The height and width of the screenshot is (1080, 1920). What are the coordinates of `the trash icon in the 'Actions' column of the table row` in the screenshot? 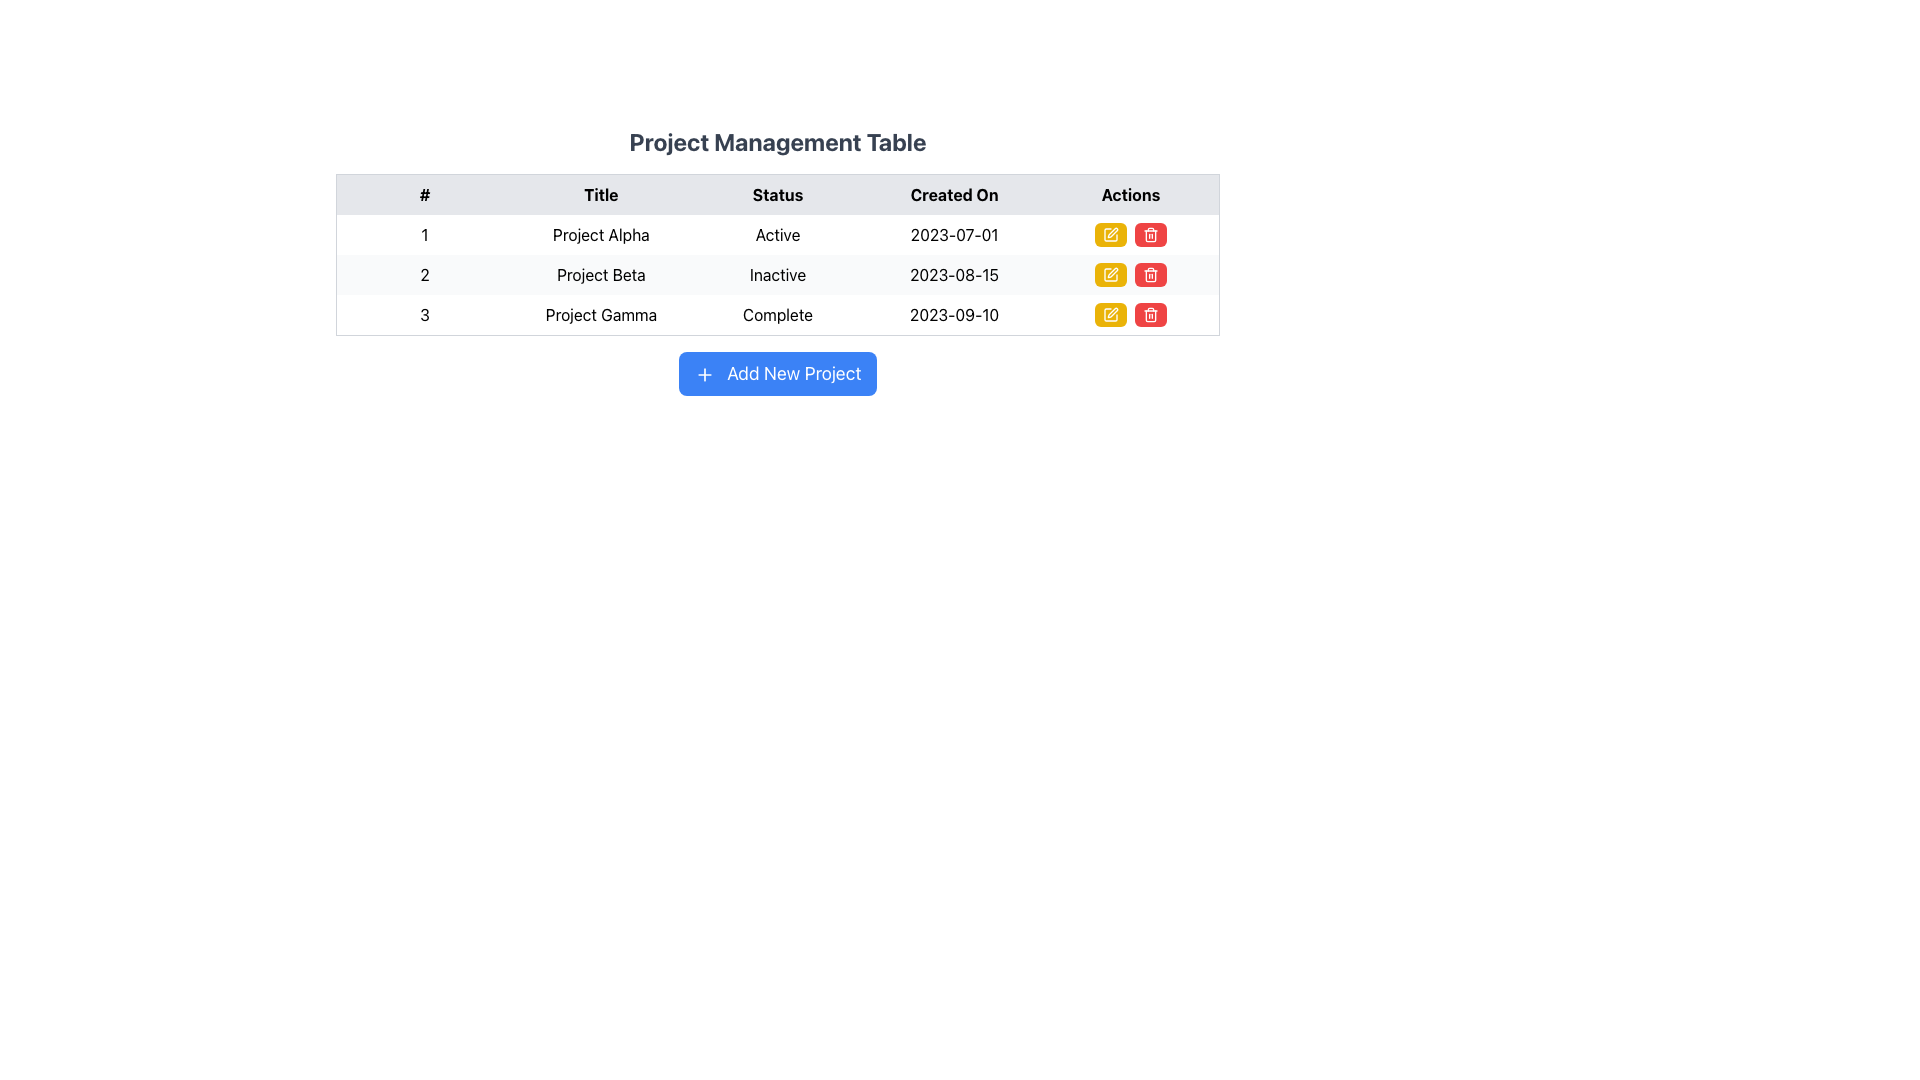 It's located at (1150, 274).